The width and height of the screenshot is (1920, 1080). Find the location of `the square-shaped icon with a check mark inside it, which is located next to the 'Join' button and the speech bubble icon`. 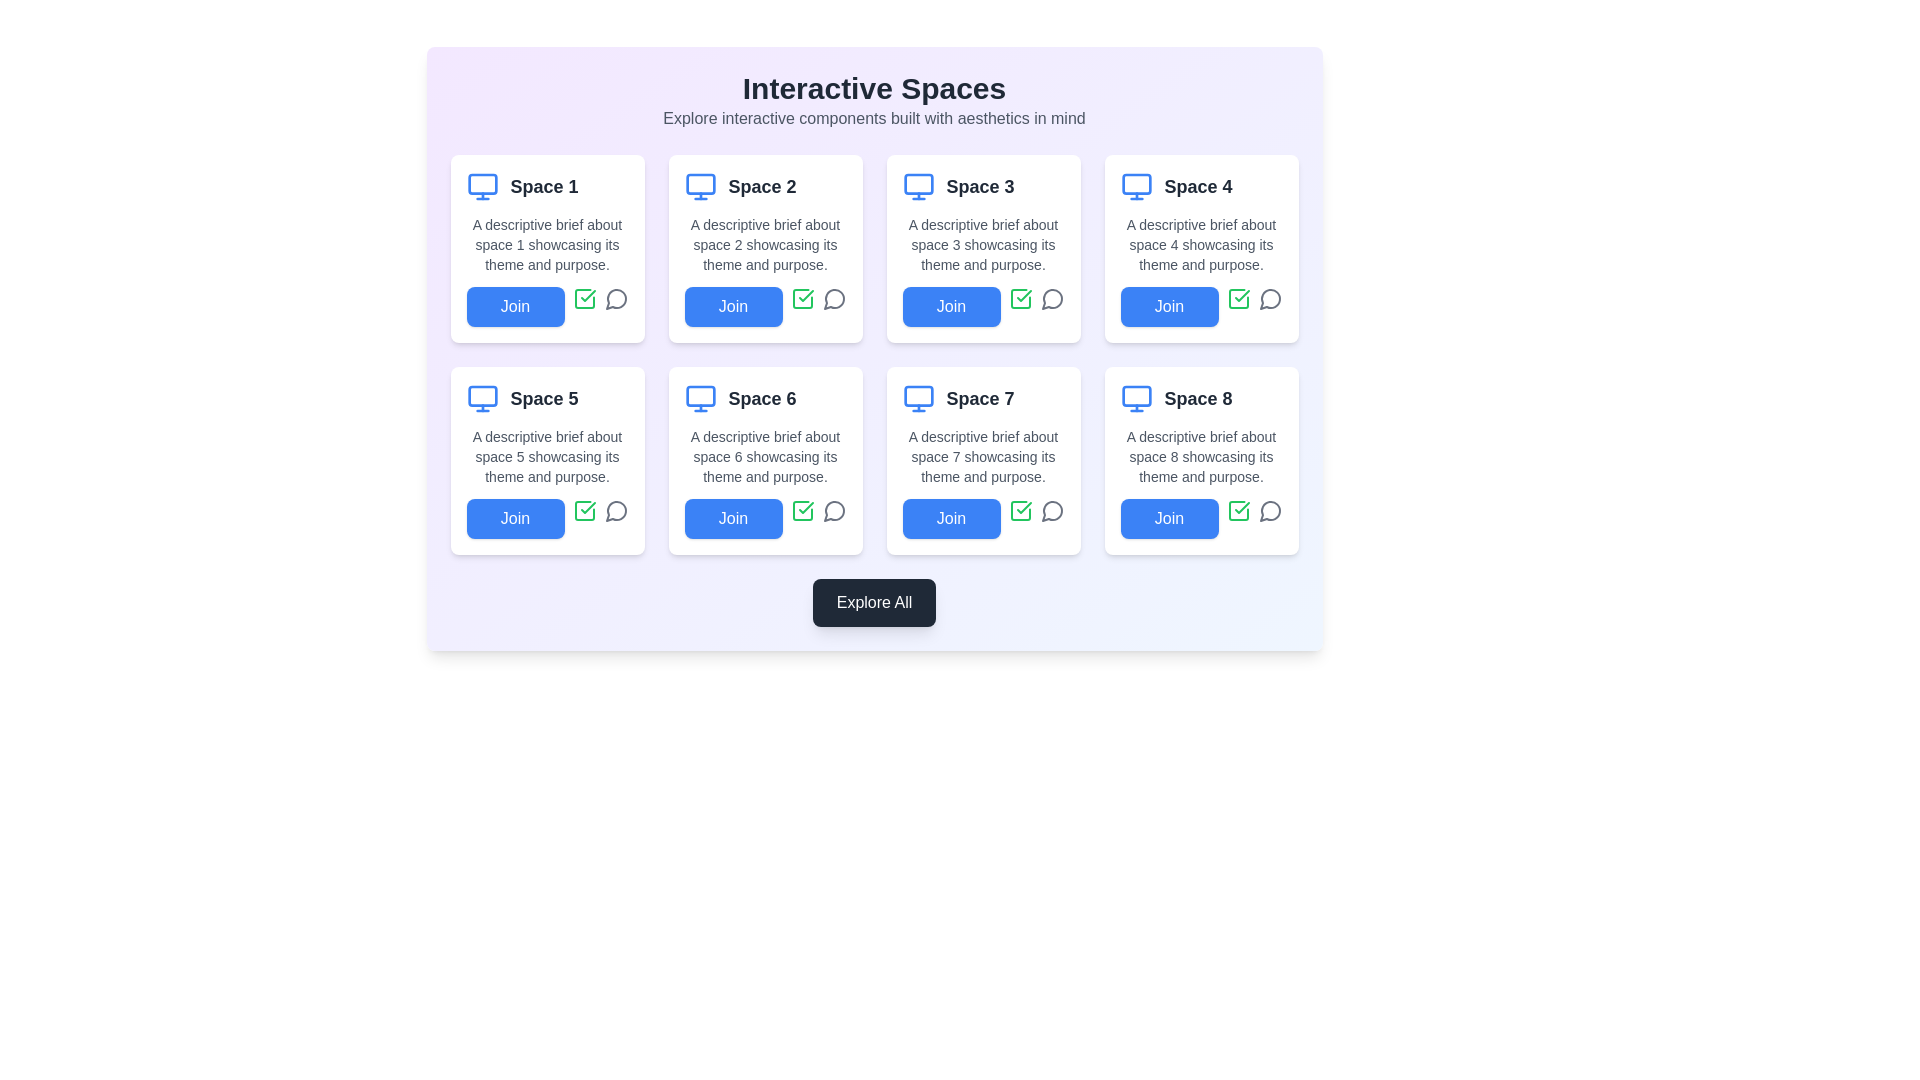

the square-shaped icon with a check mark inside it, which is located next to the 'Join' button and the speech bubble icon is located at coordinates (802, 509).